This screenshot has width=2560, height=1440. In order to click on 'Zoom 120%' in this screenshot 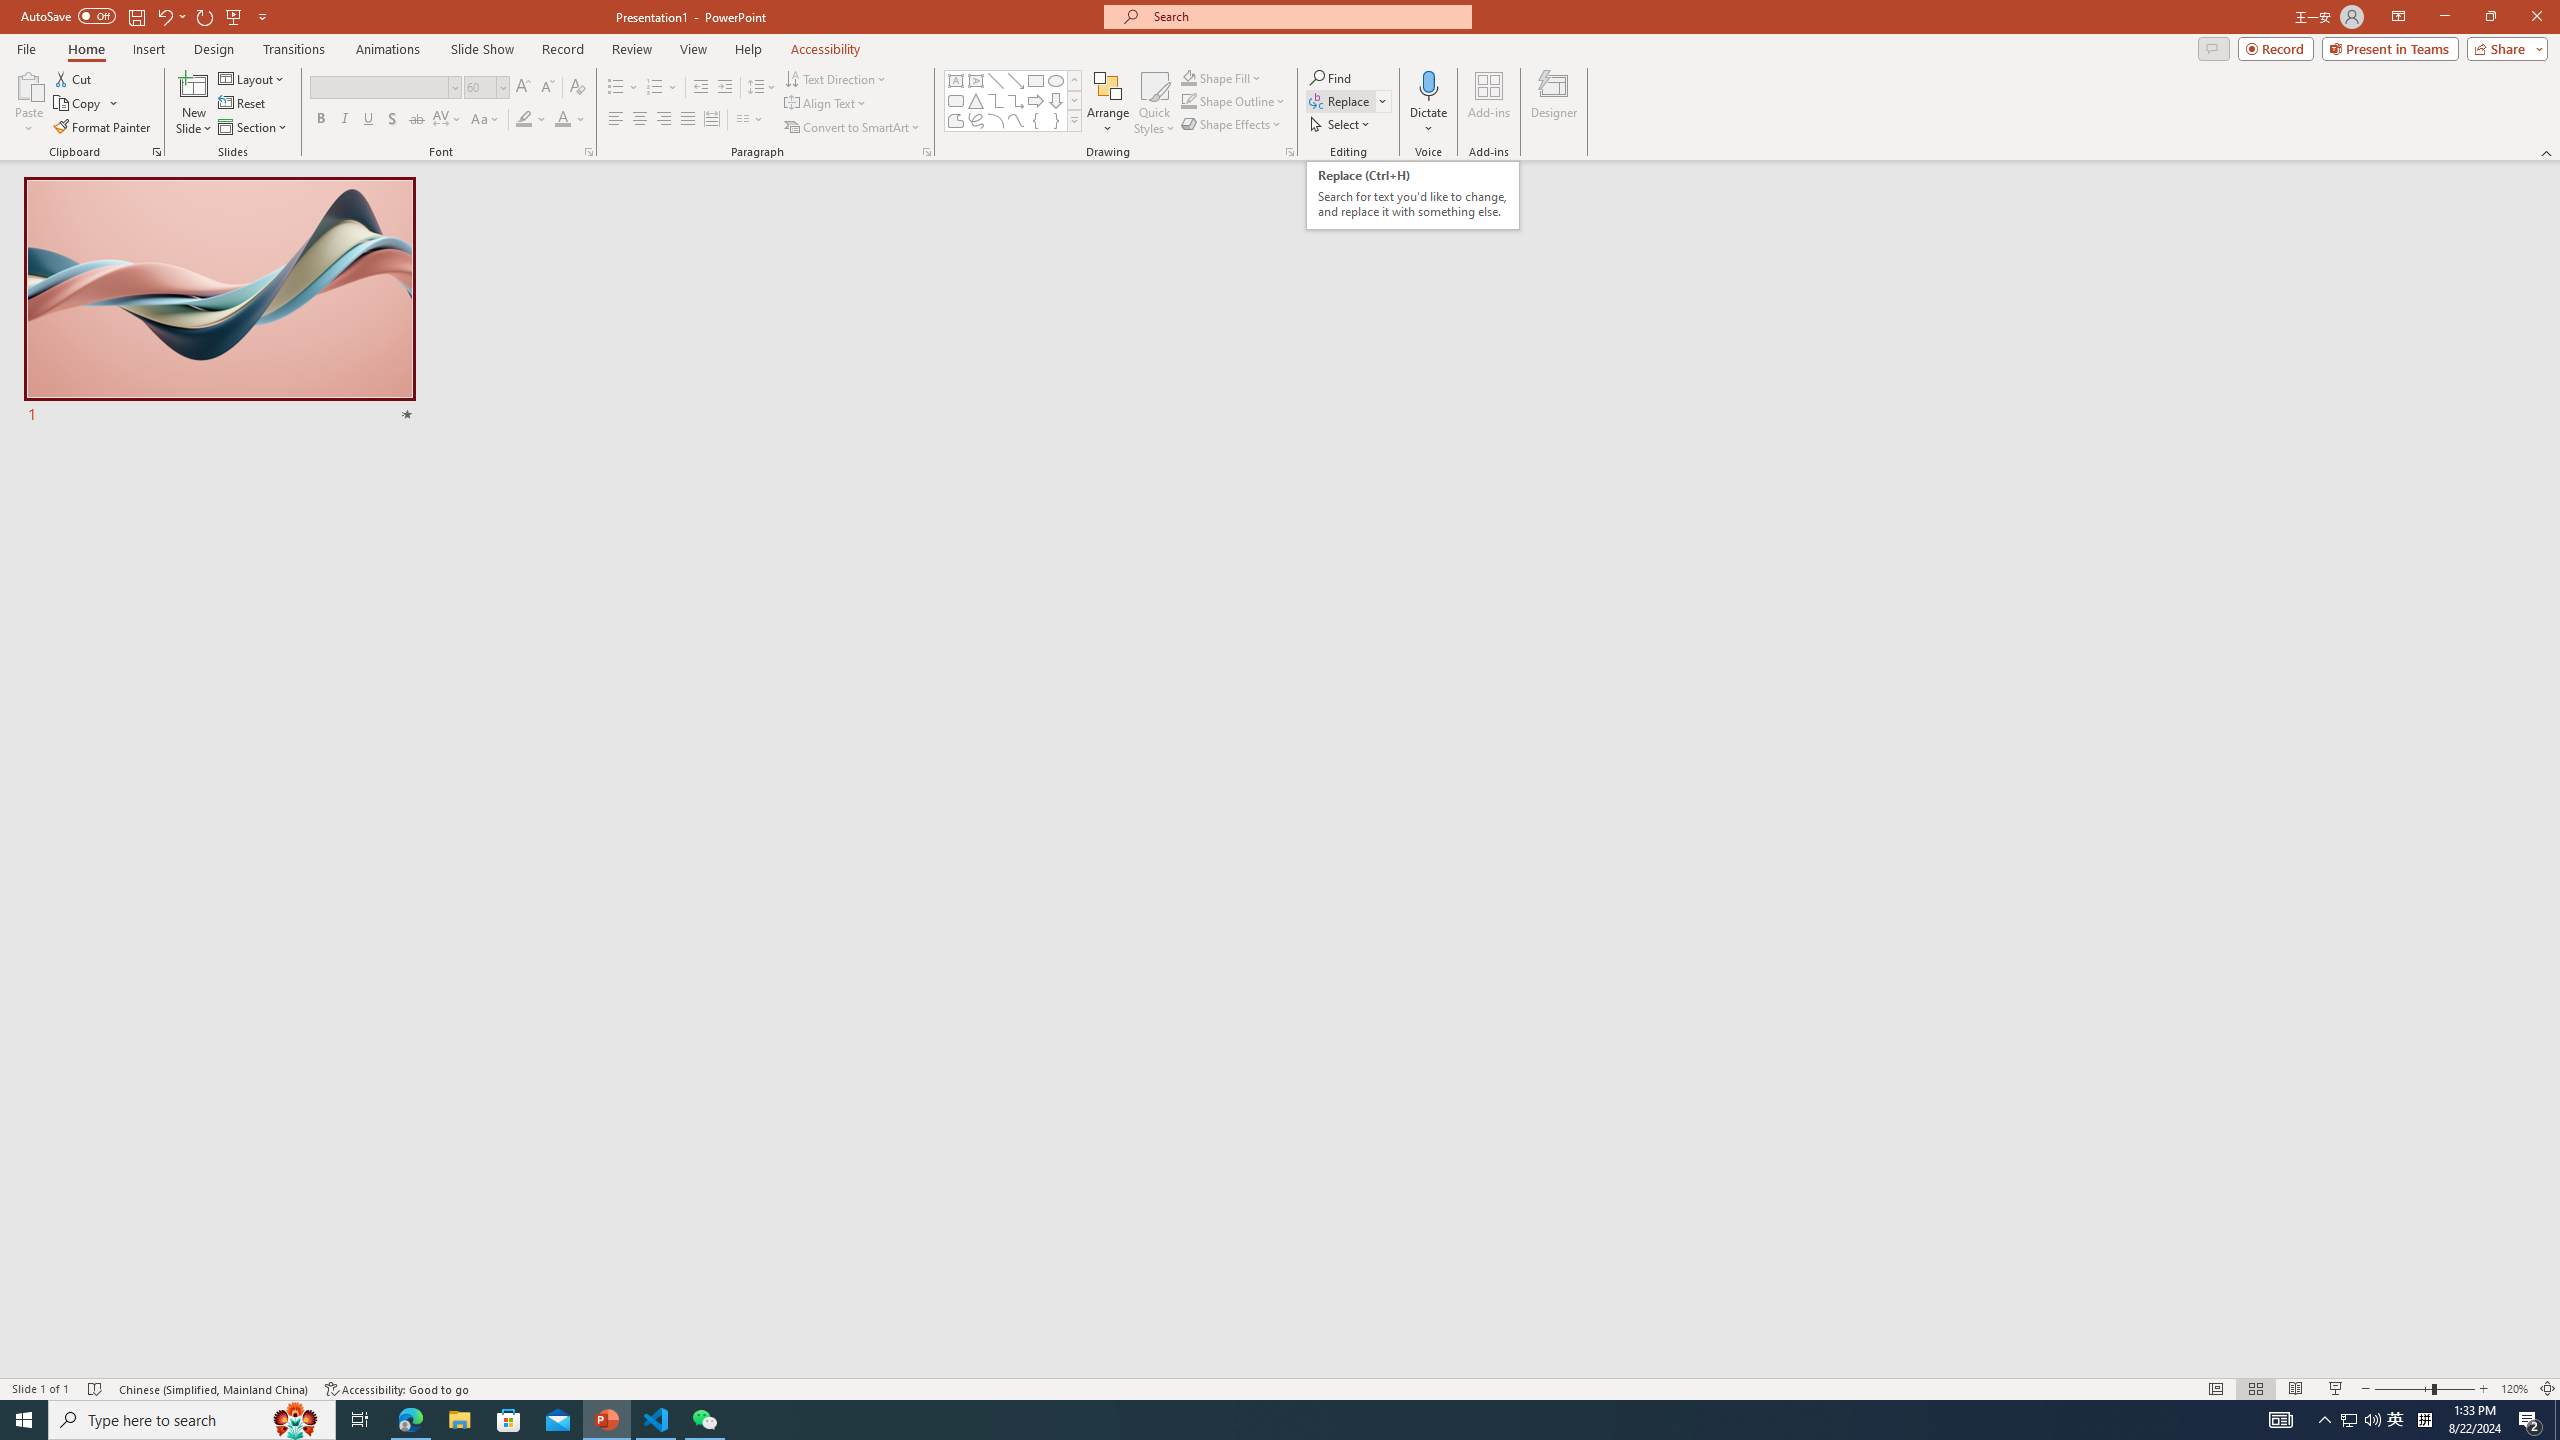, I will do `click(2515, 1389)`.